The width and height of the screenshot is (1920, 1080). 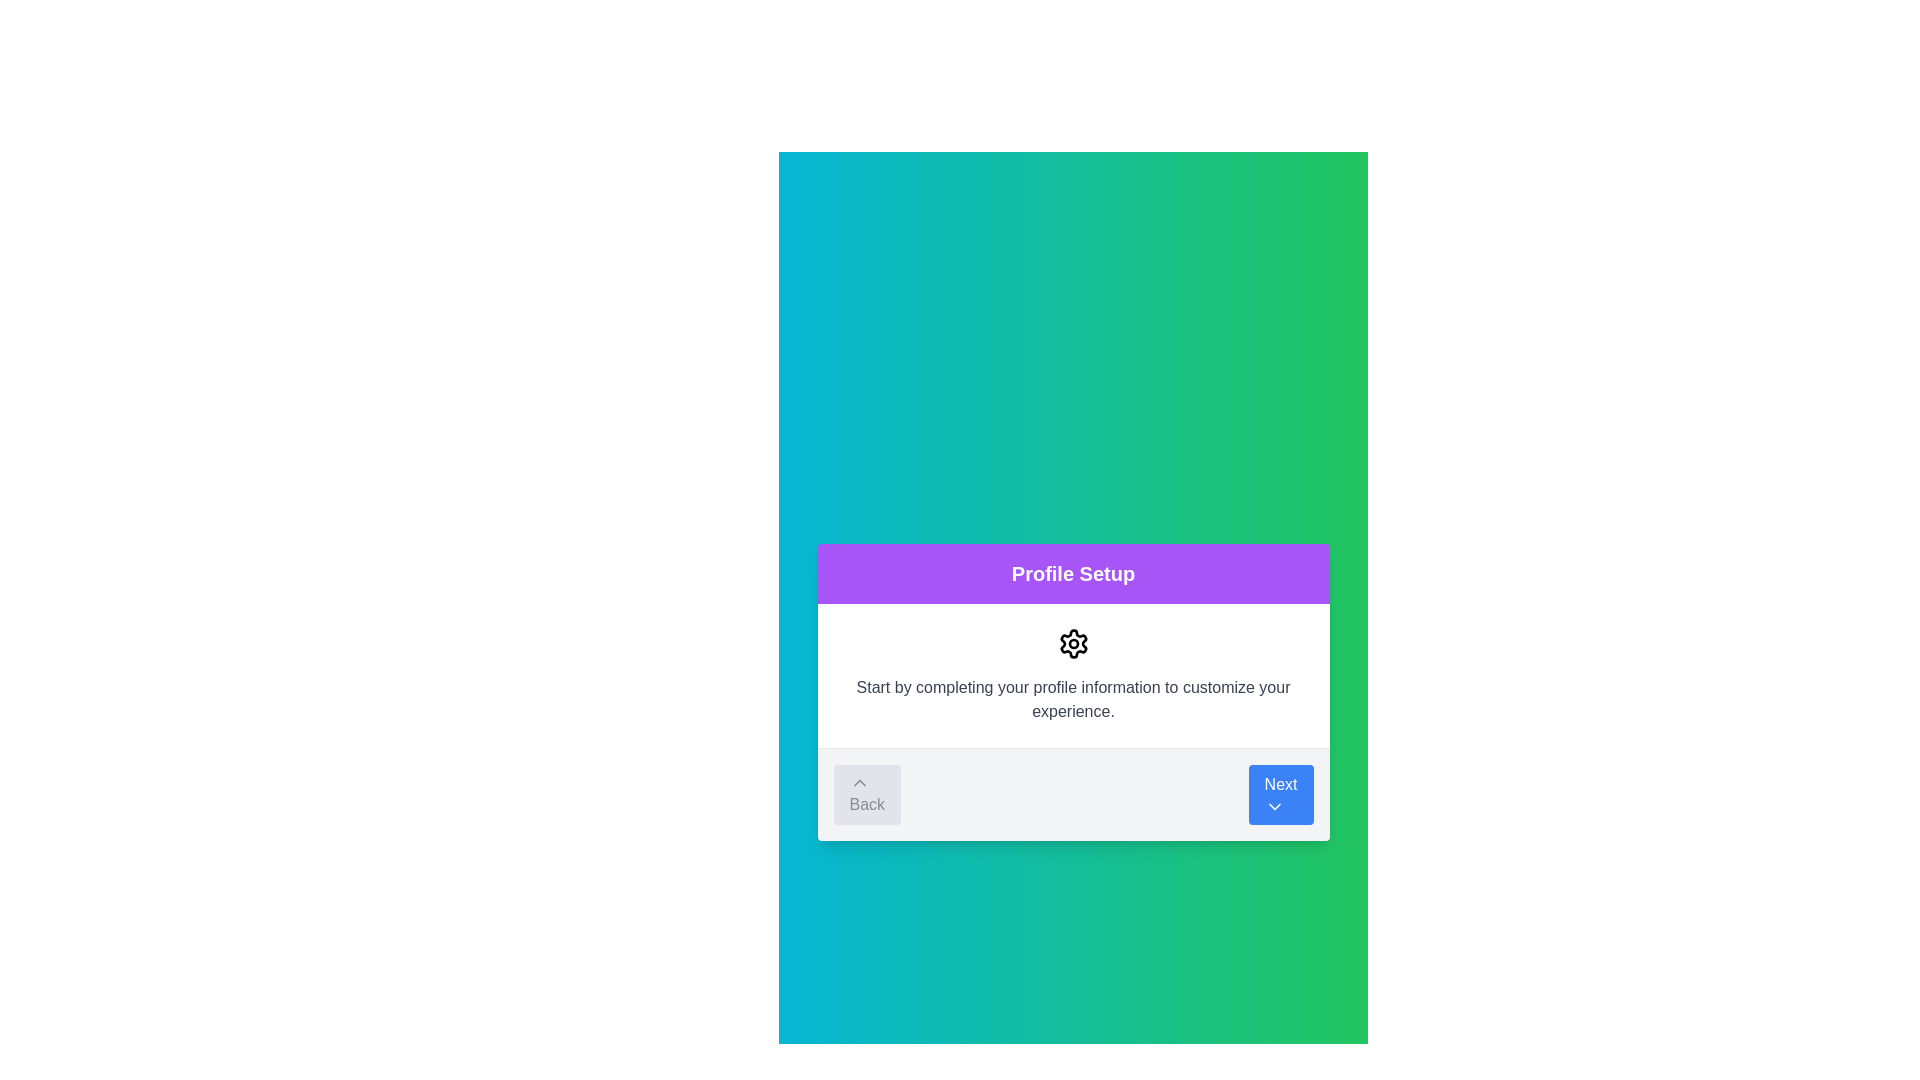 I want to click on the 'Back' button, which is a rectangular button with a light gray background and rounded corners, displaying the text 'Back' in dark gray and an upward-pointing chevron icon above it, so click(x=867, y=793).